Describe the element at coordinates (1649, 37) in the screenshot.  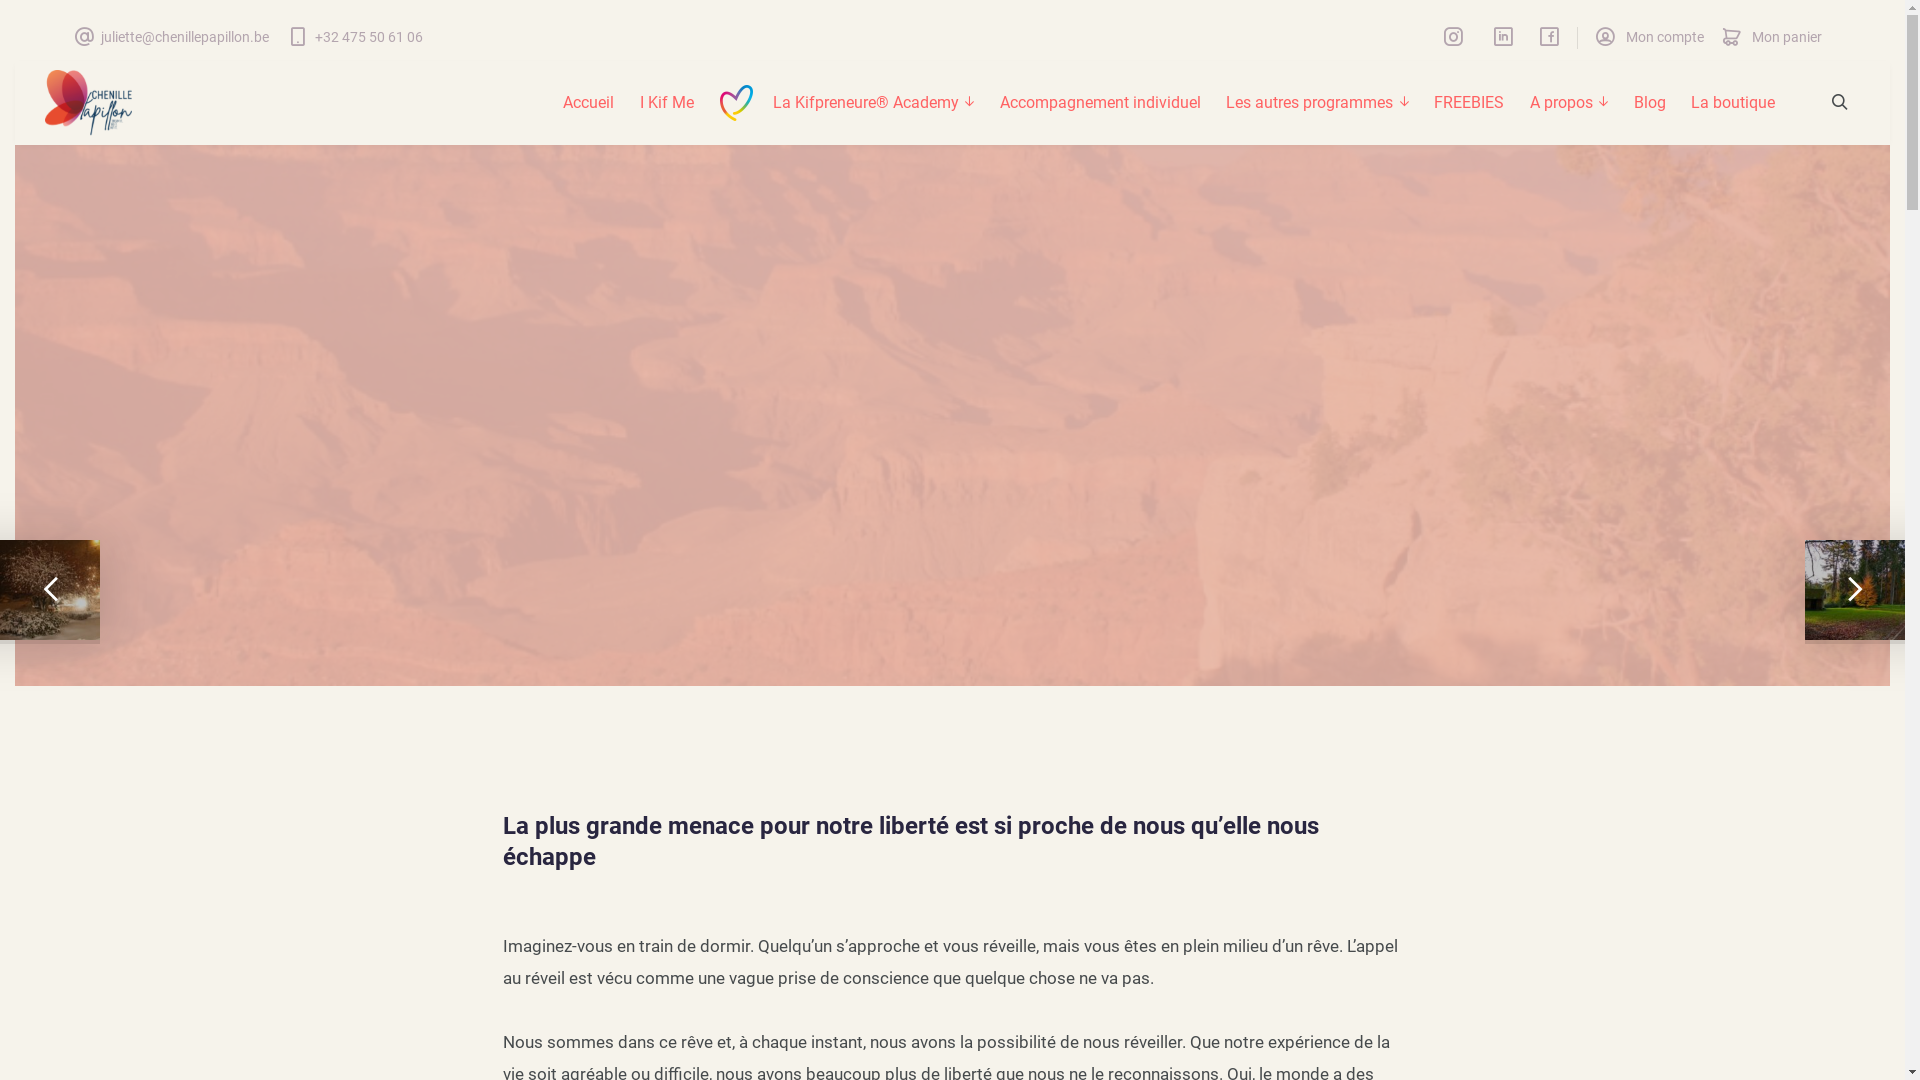
I see `'Mon compte'` at that location.